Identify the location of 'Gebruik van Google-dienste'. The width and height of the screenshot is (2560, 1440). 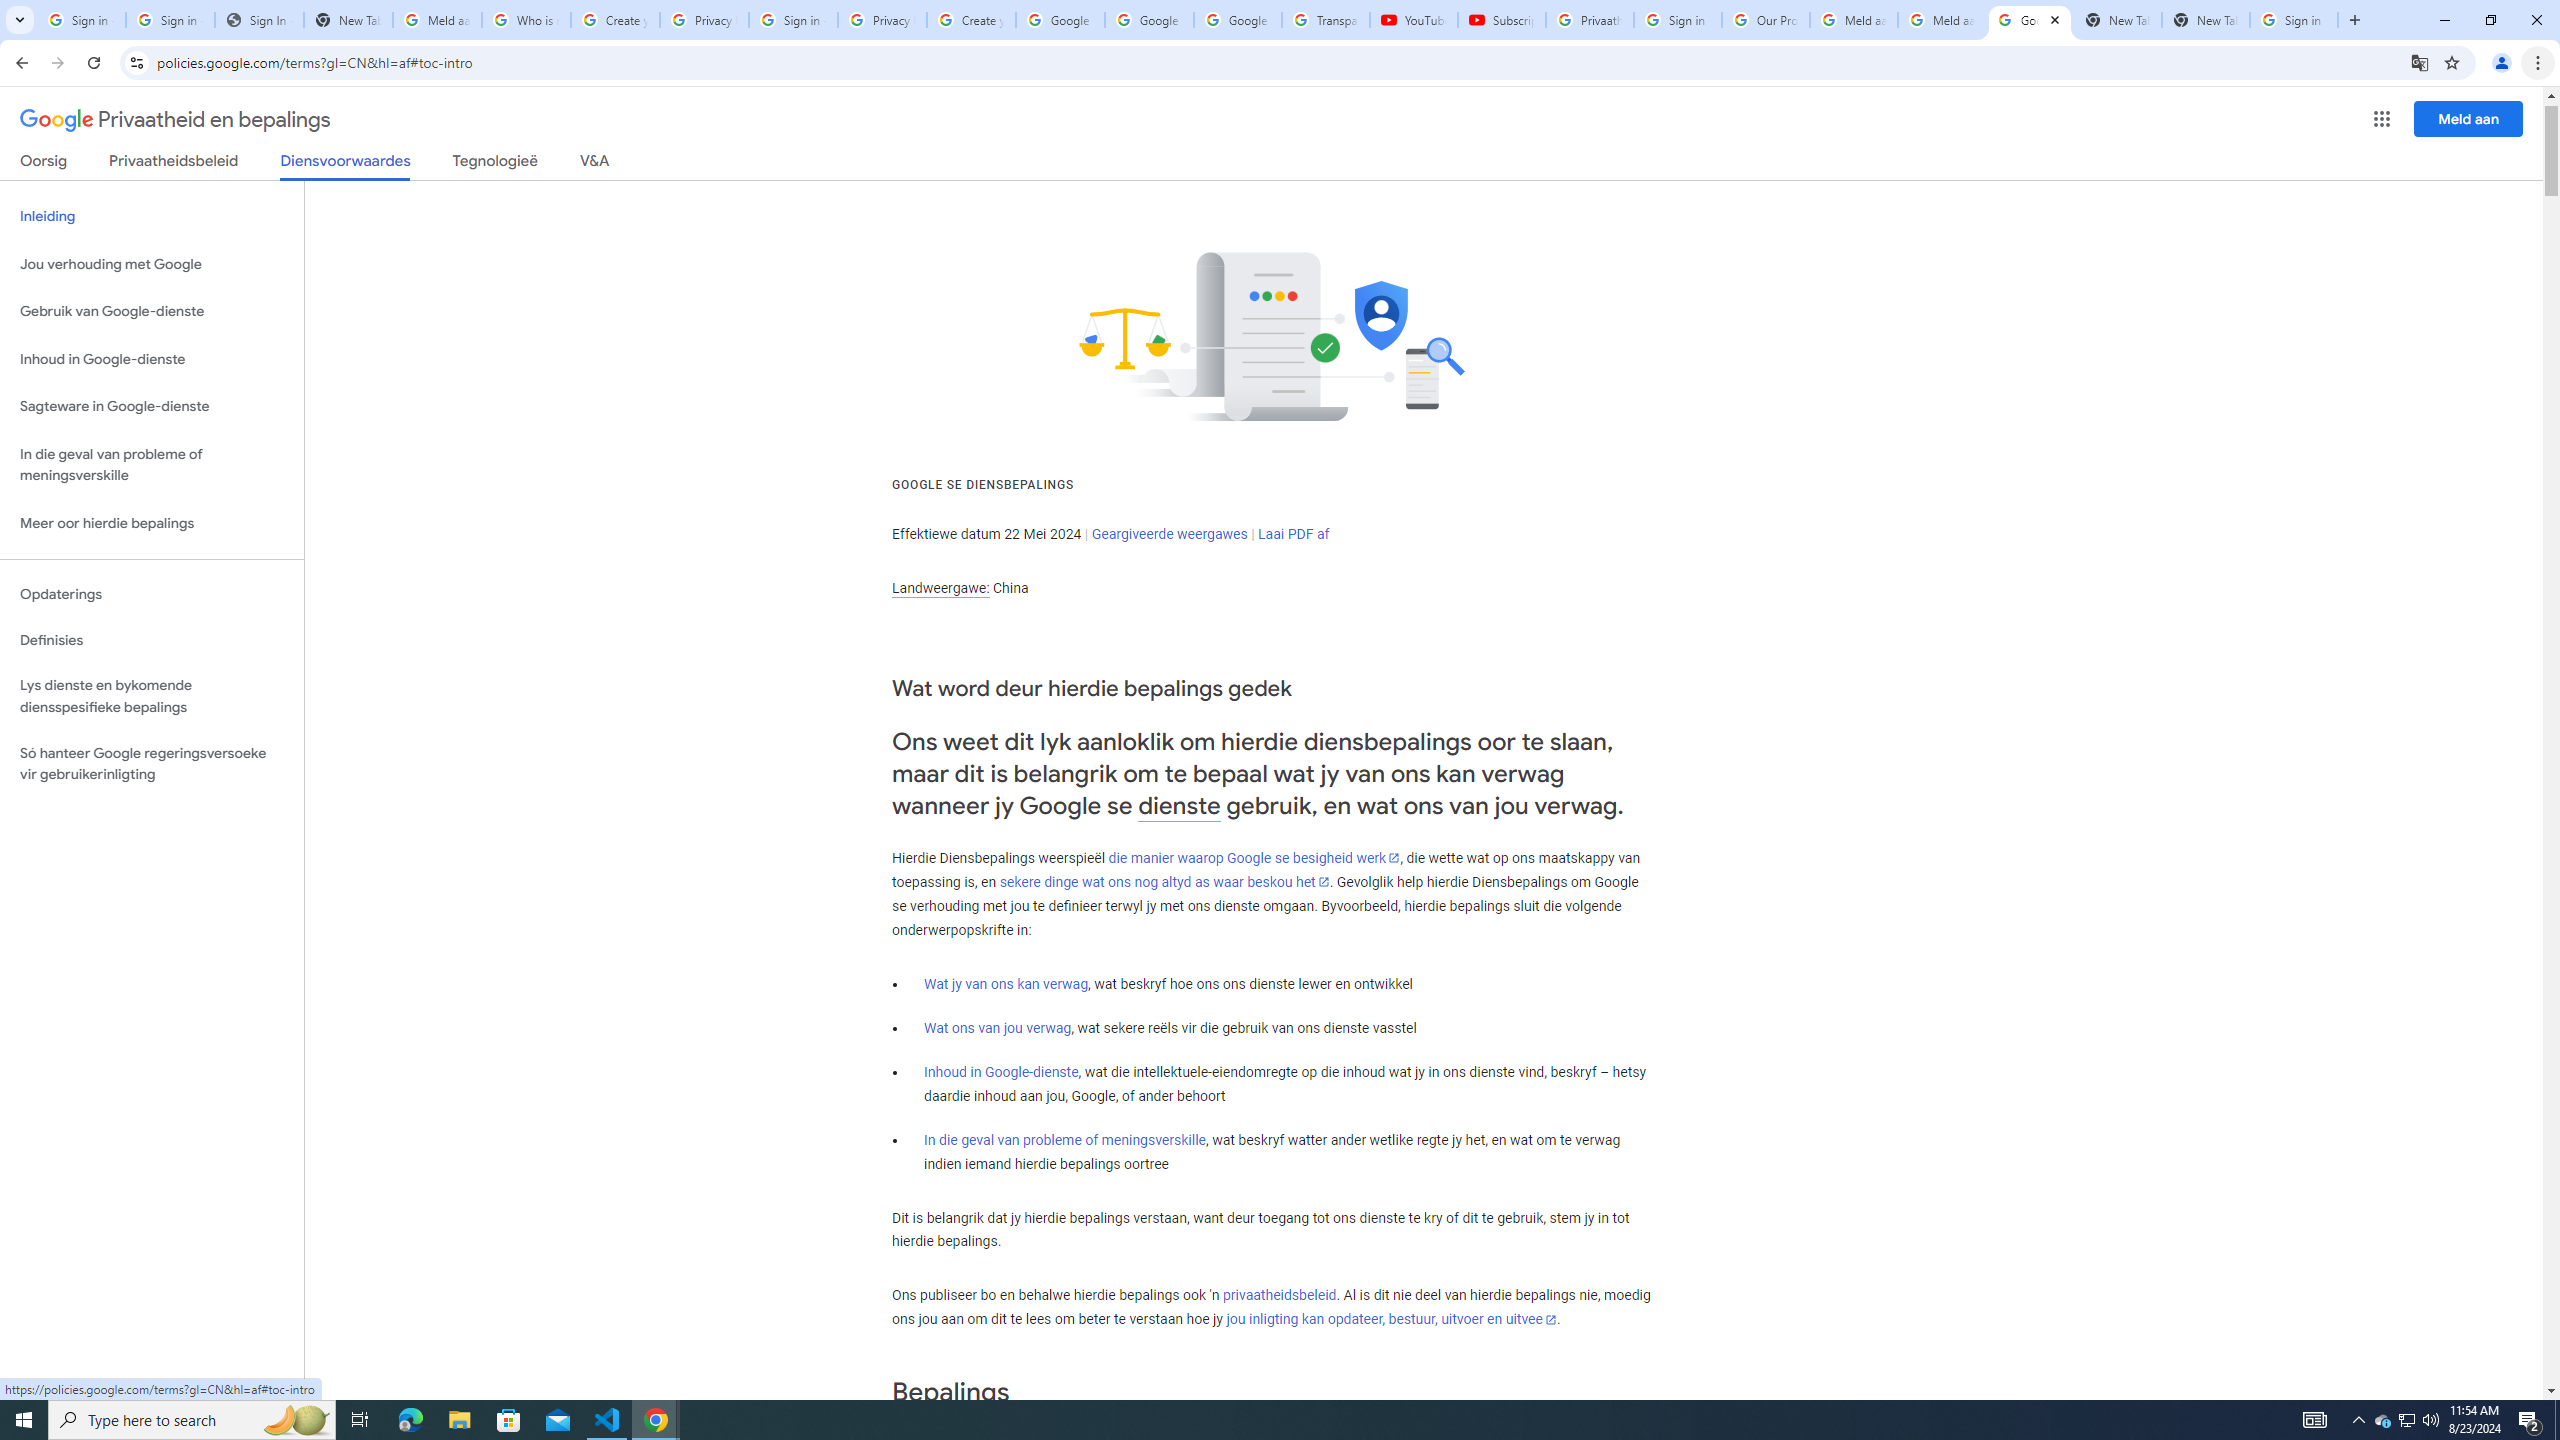
(151, 310).